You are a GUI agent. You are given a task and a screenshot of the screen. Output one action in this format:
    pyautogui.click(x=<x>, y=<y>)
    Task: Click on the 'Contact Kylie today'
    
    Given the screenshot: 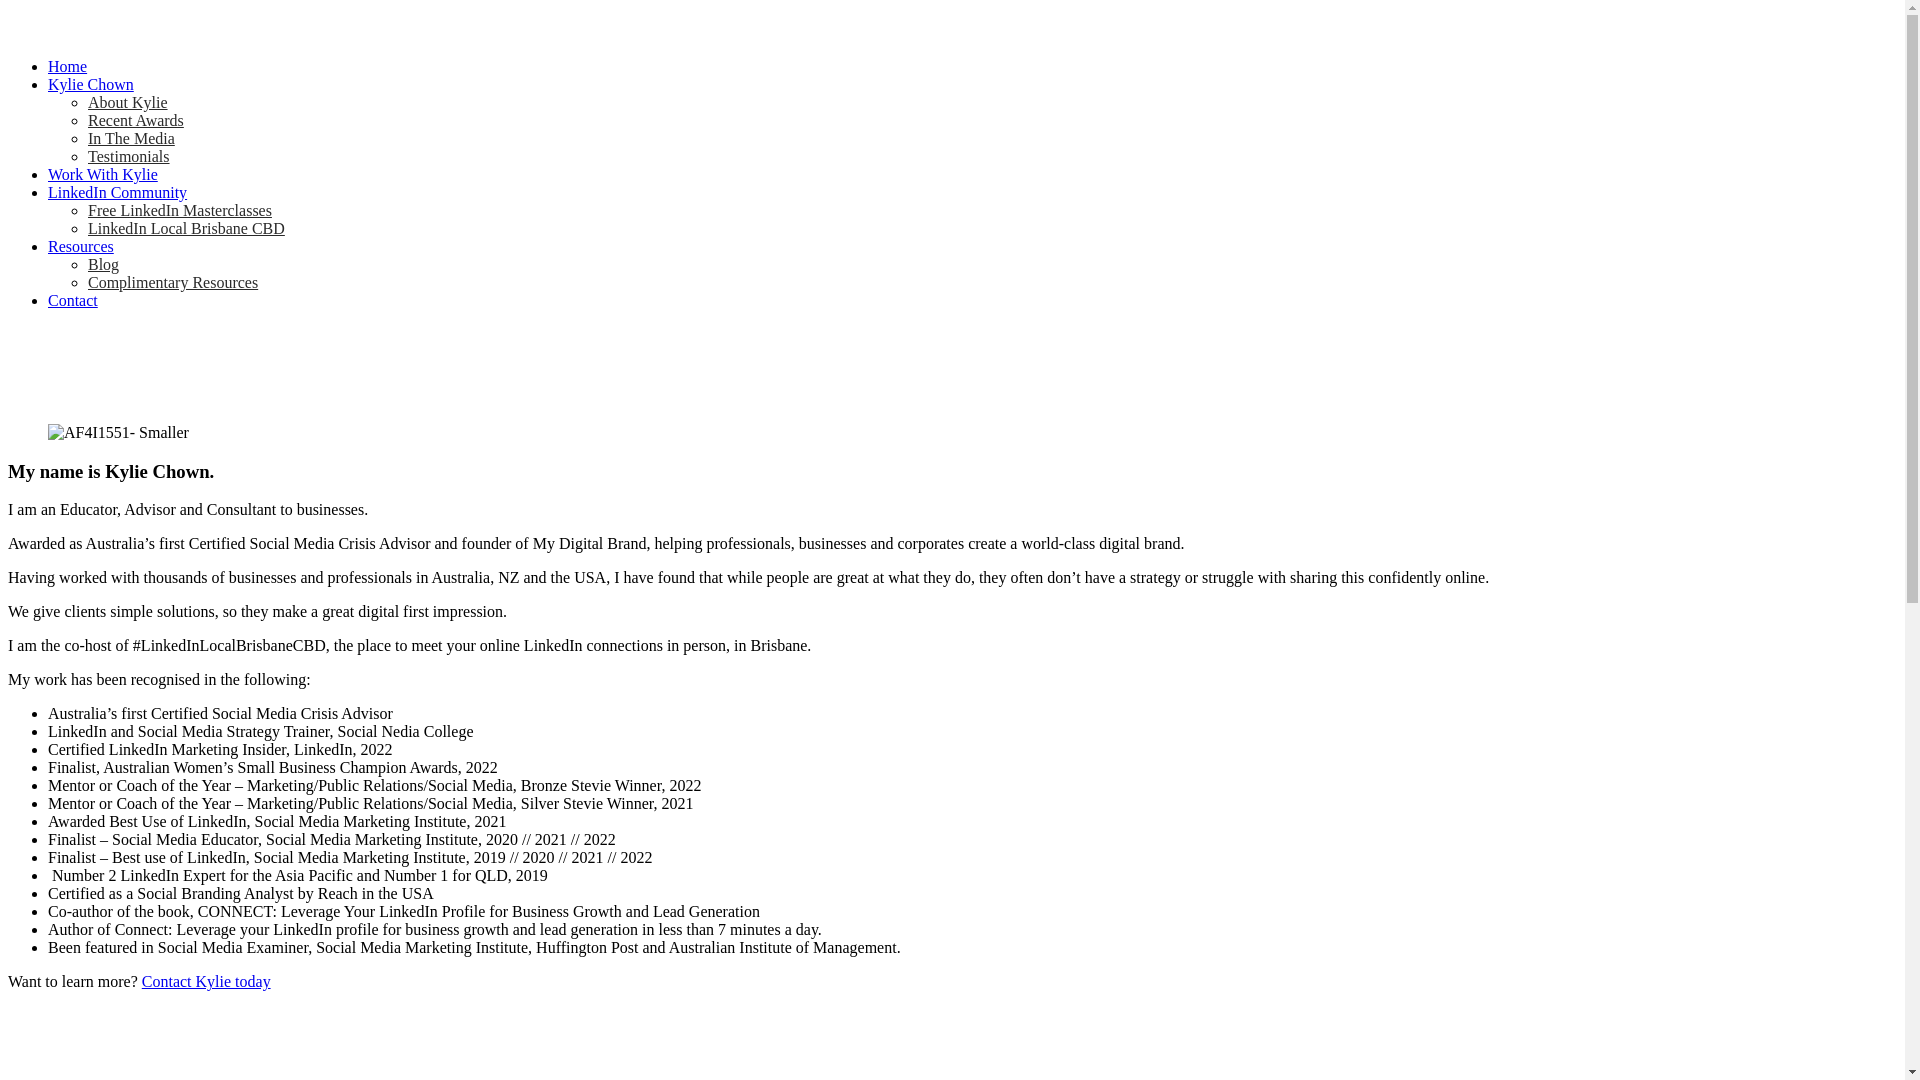 What is the action you would take?
    pyautogui.click(x=206, y=980)
    